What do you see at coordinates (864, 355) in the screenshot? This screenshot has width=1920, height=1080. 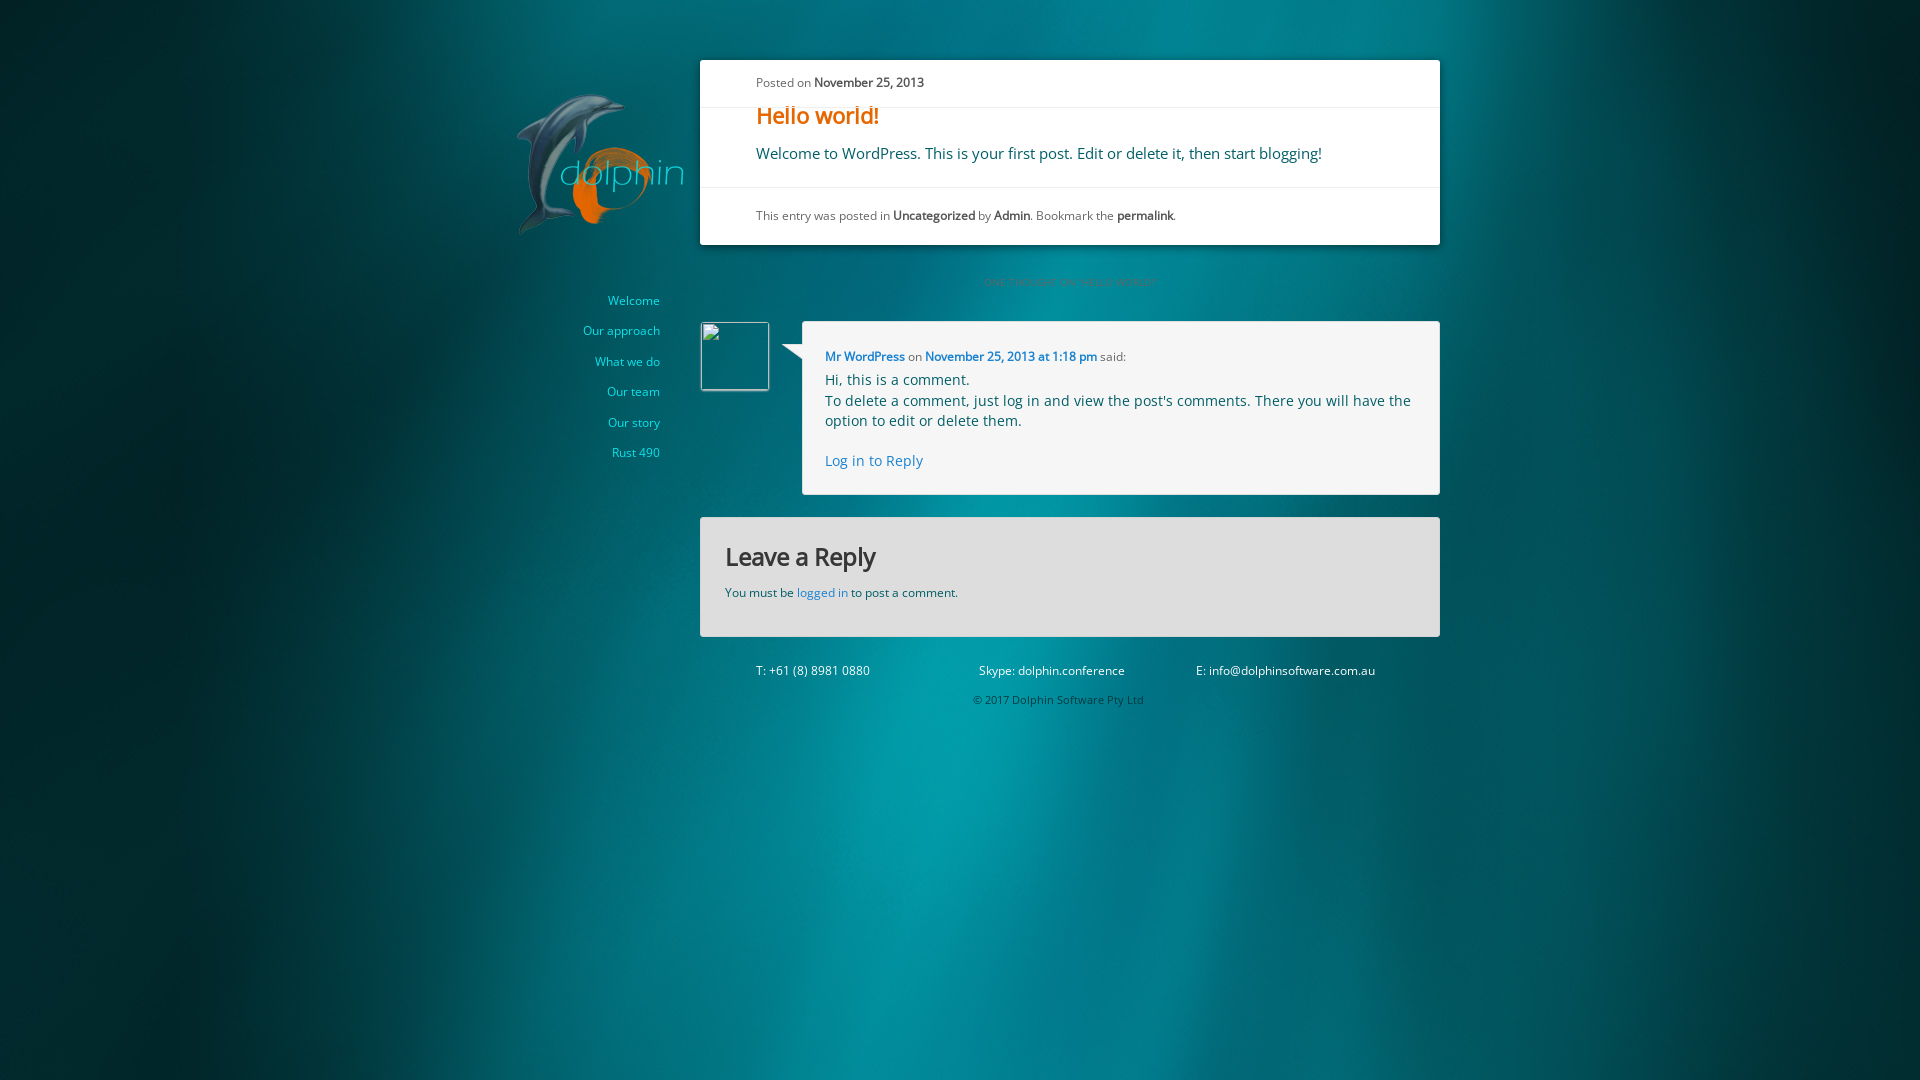 I see `'Mr WordPress'` at bounding box center [864, 355].